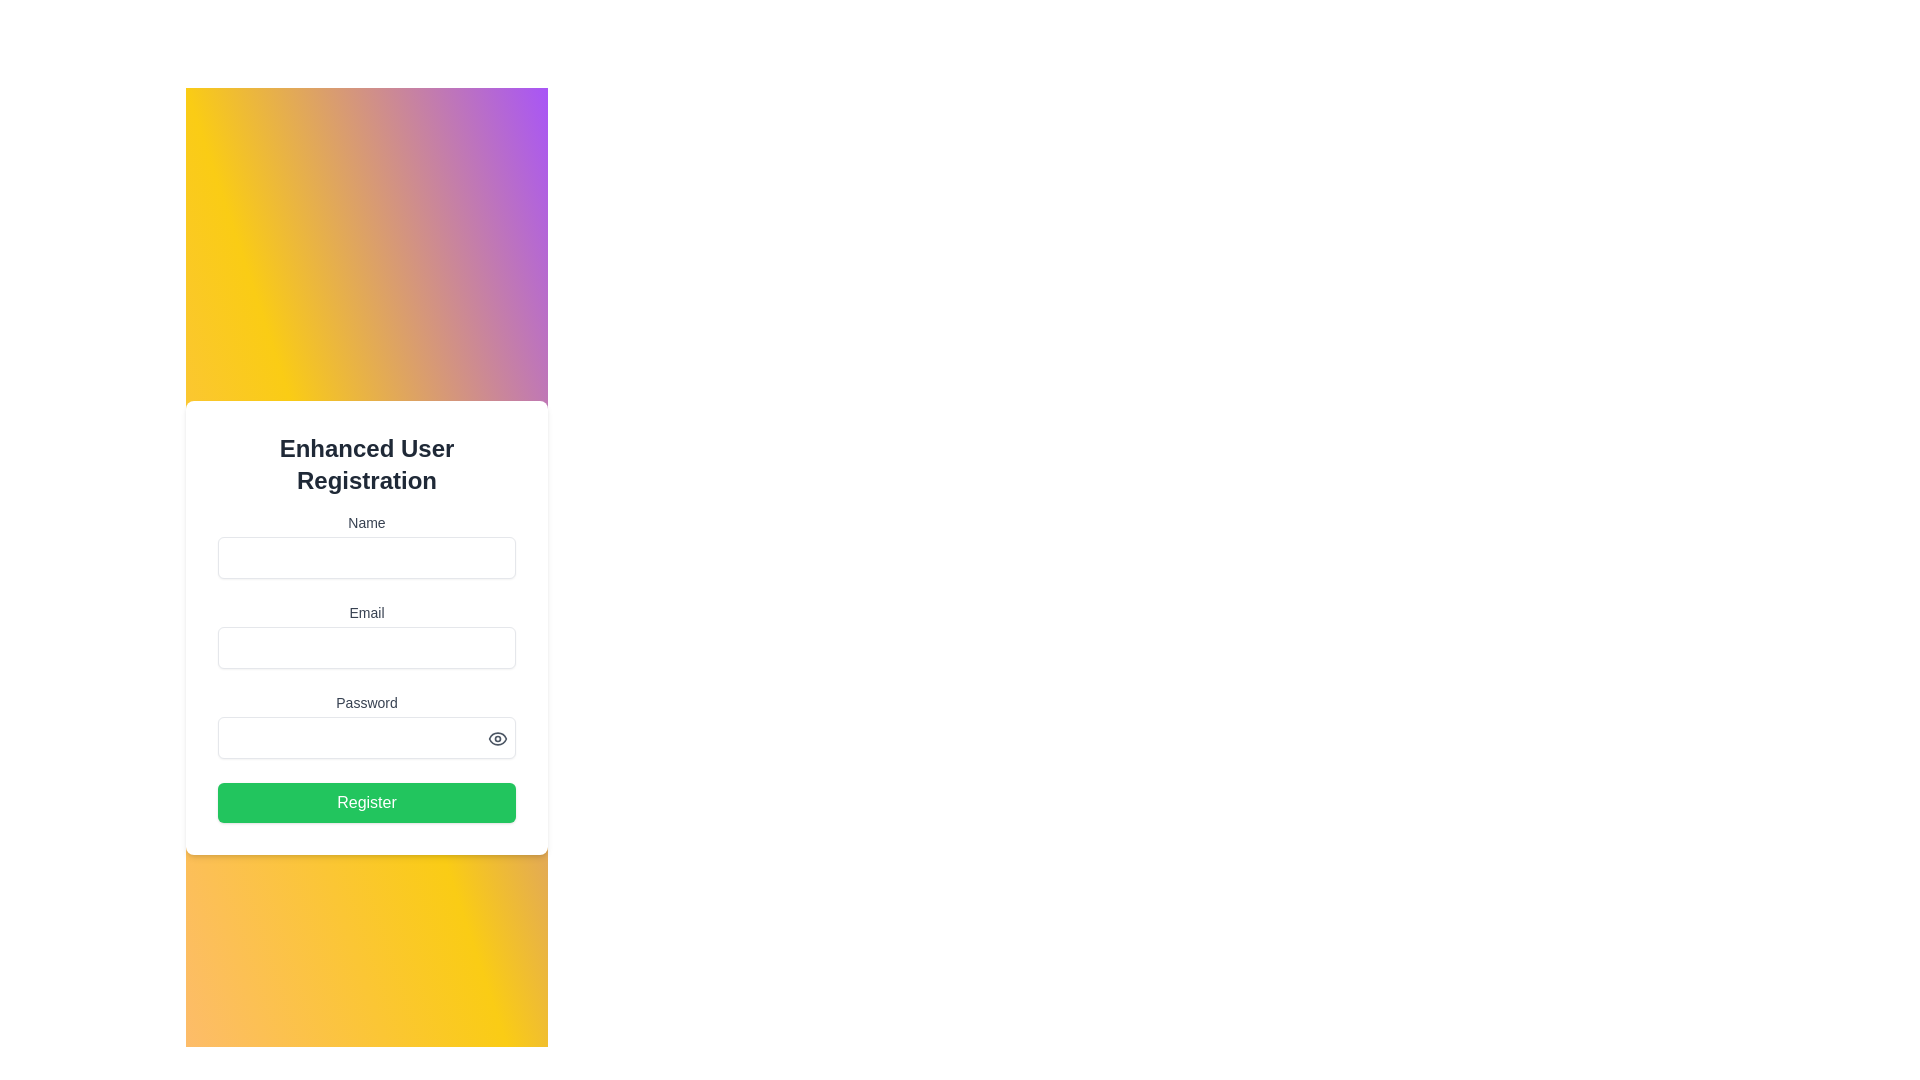 Image resolution: width=1920 pixels, height=1080 pixels. Describe the element at coordinates (366, 465) in the screenshot. I see `on the text label displaying 'Enhanced User Registration'` at that location.